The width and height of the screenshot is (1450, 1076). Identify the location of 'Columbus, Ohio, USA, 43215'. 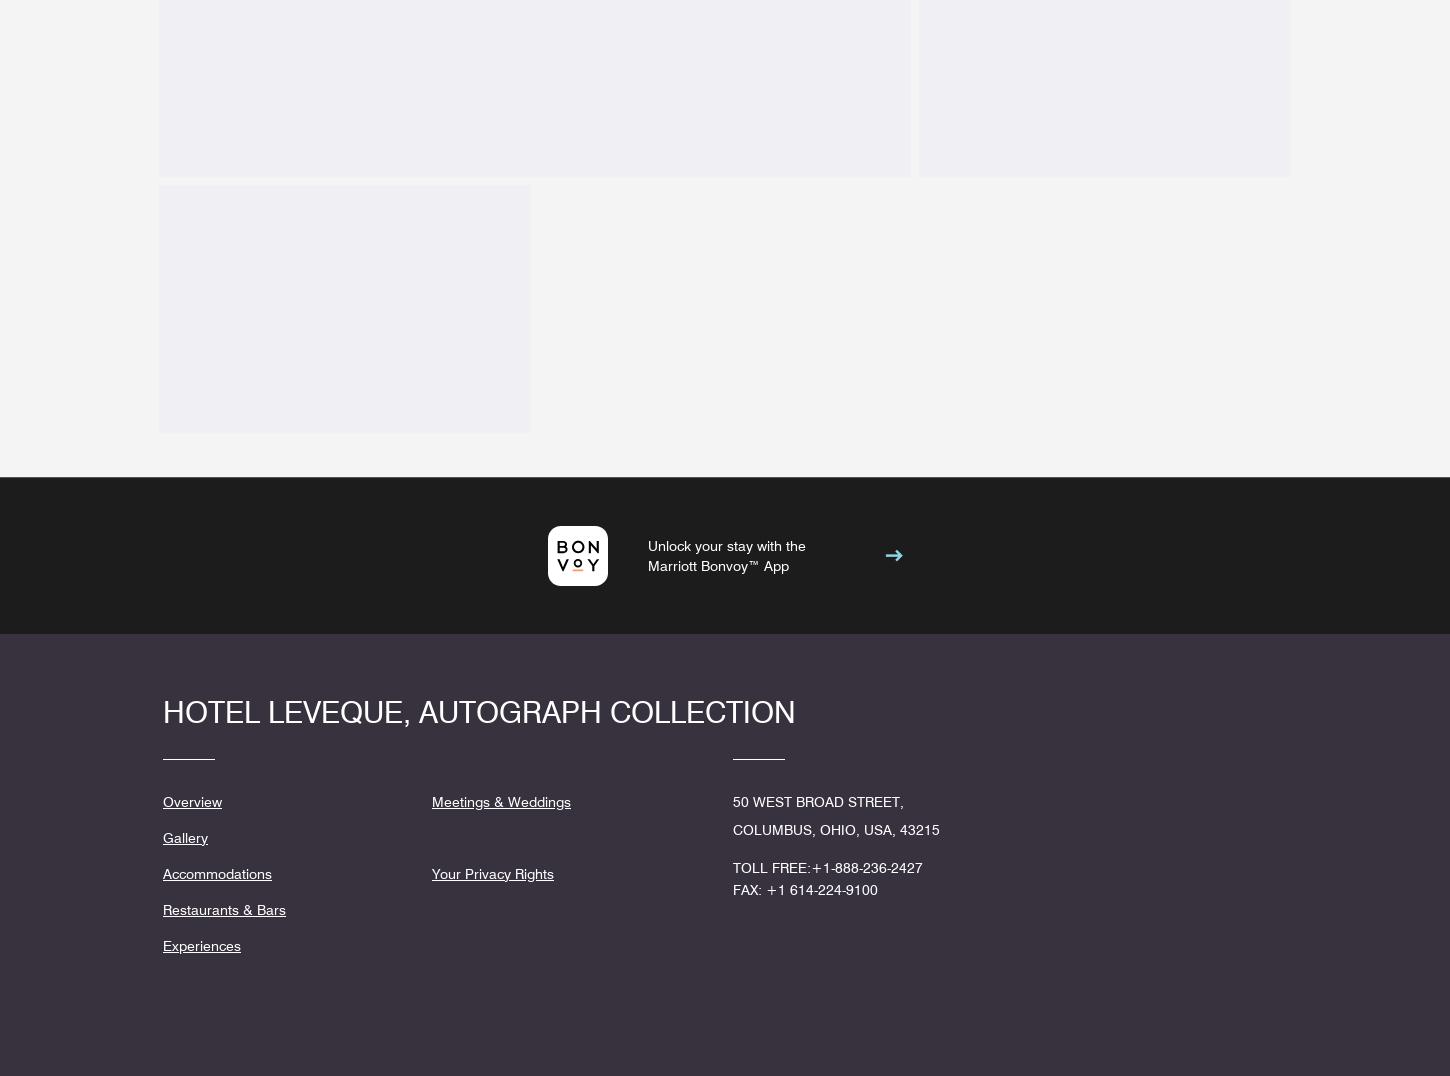
(836, 827).